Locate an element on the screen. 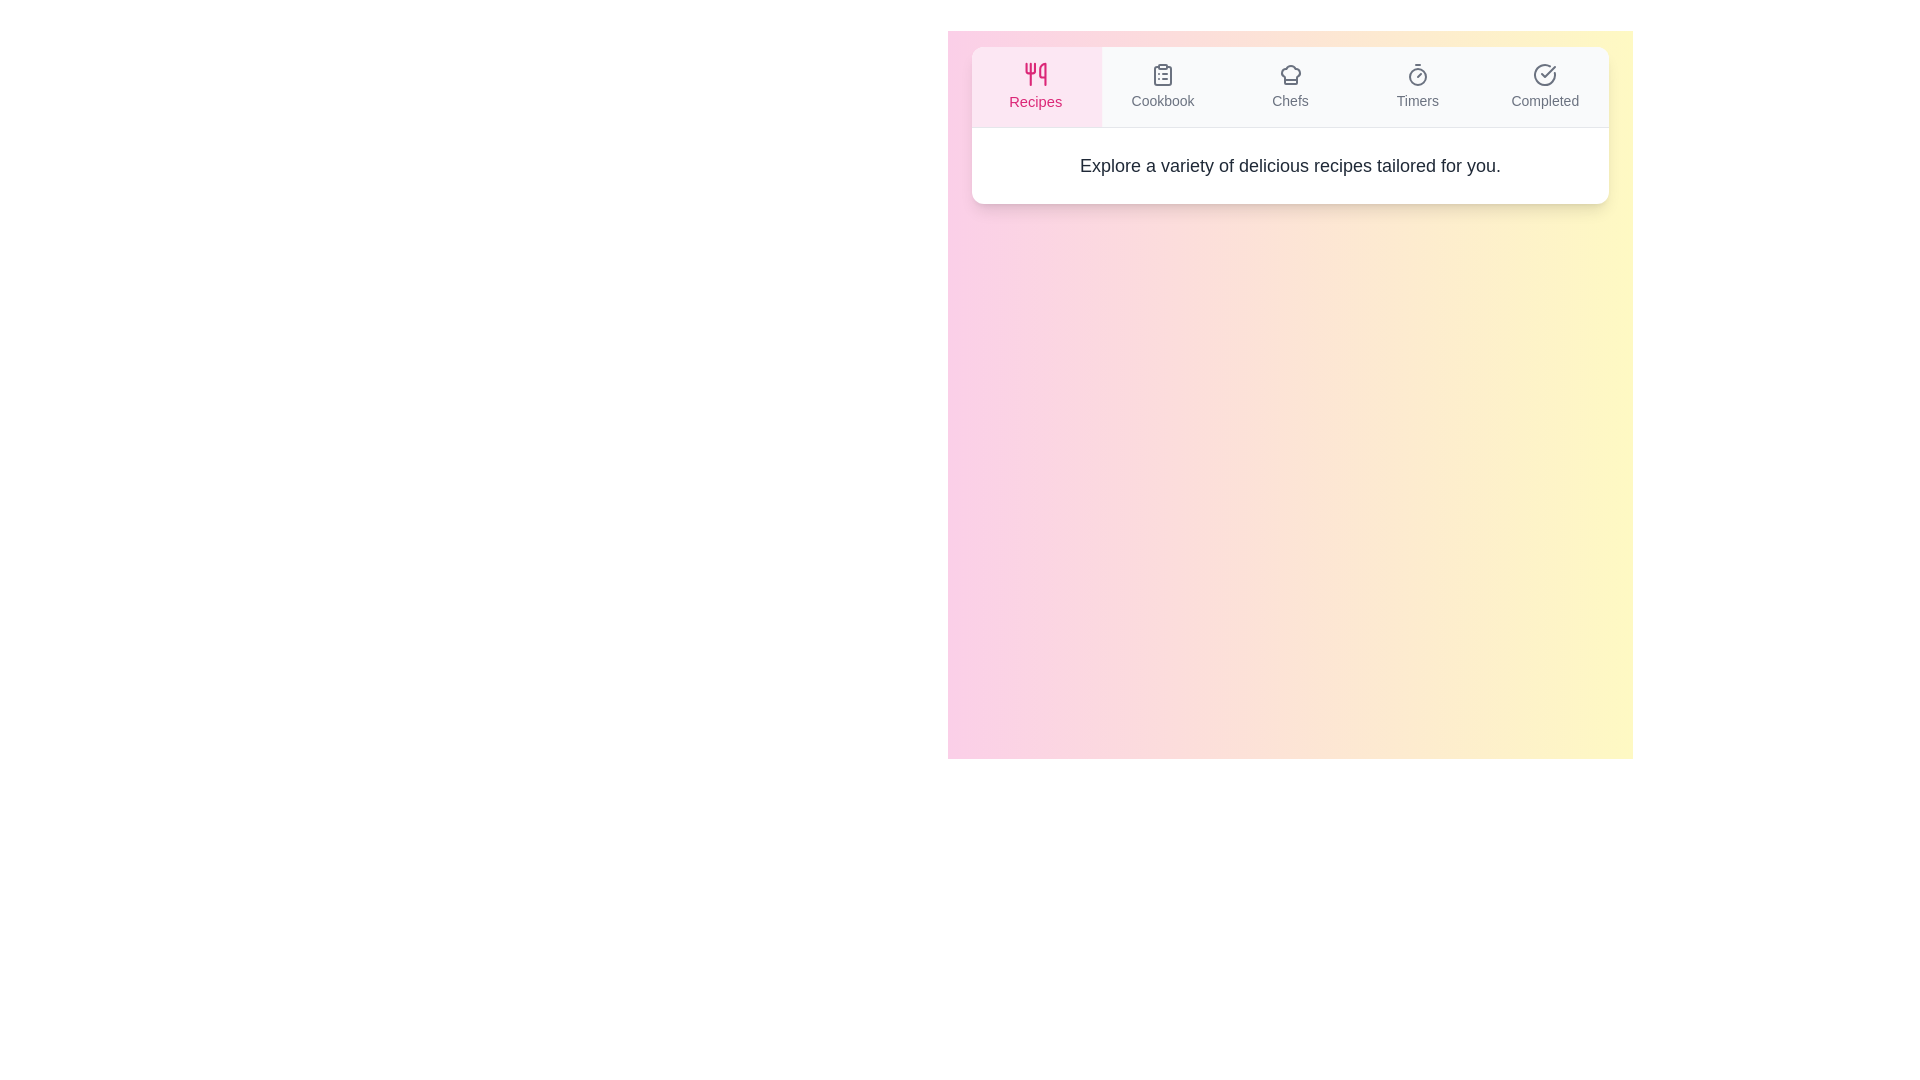  the tab labeled Completed to view its associated content is located at coordinates (1544, 86).